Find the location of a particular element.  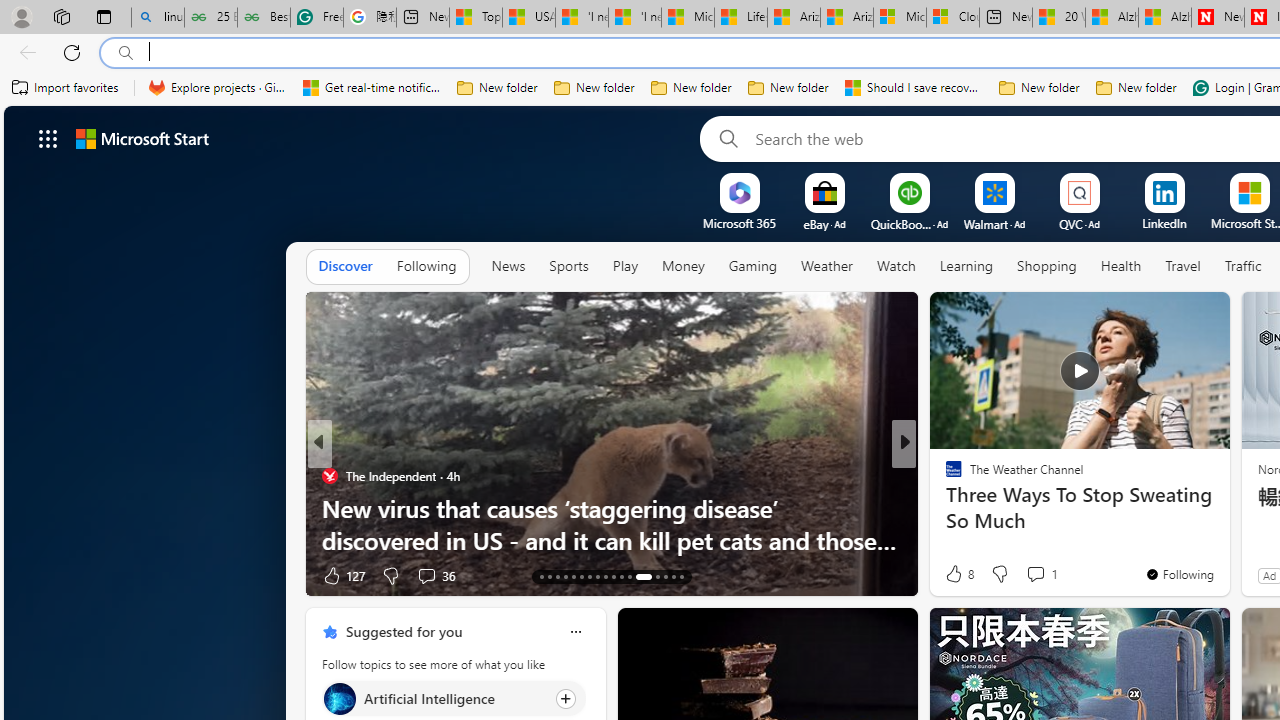

'20 Ways to Boost Your Protein Intake at Every Meal' is located at coordinates (1058, 17).